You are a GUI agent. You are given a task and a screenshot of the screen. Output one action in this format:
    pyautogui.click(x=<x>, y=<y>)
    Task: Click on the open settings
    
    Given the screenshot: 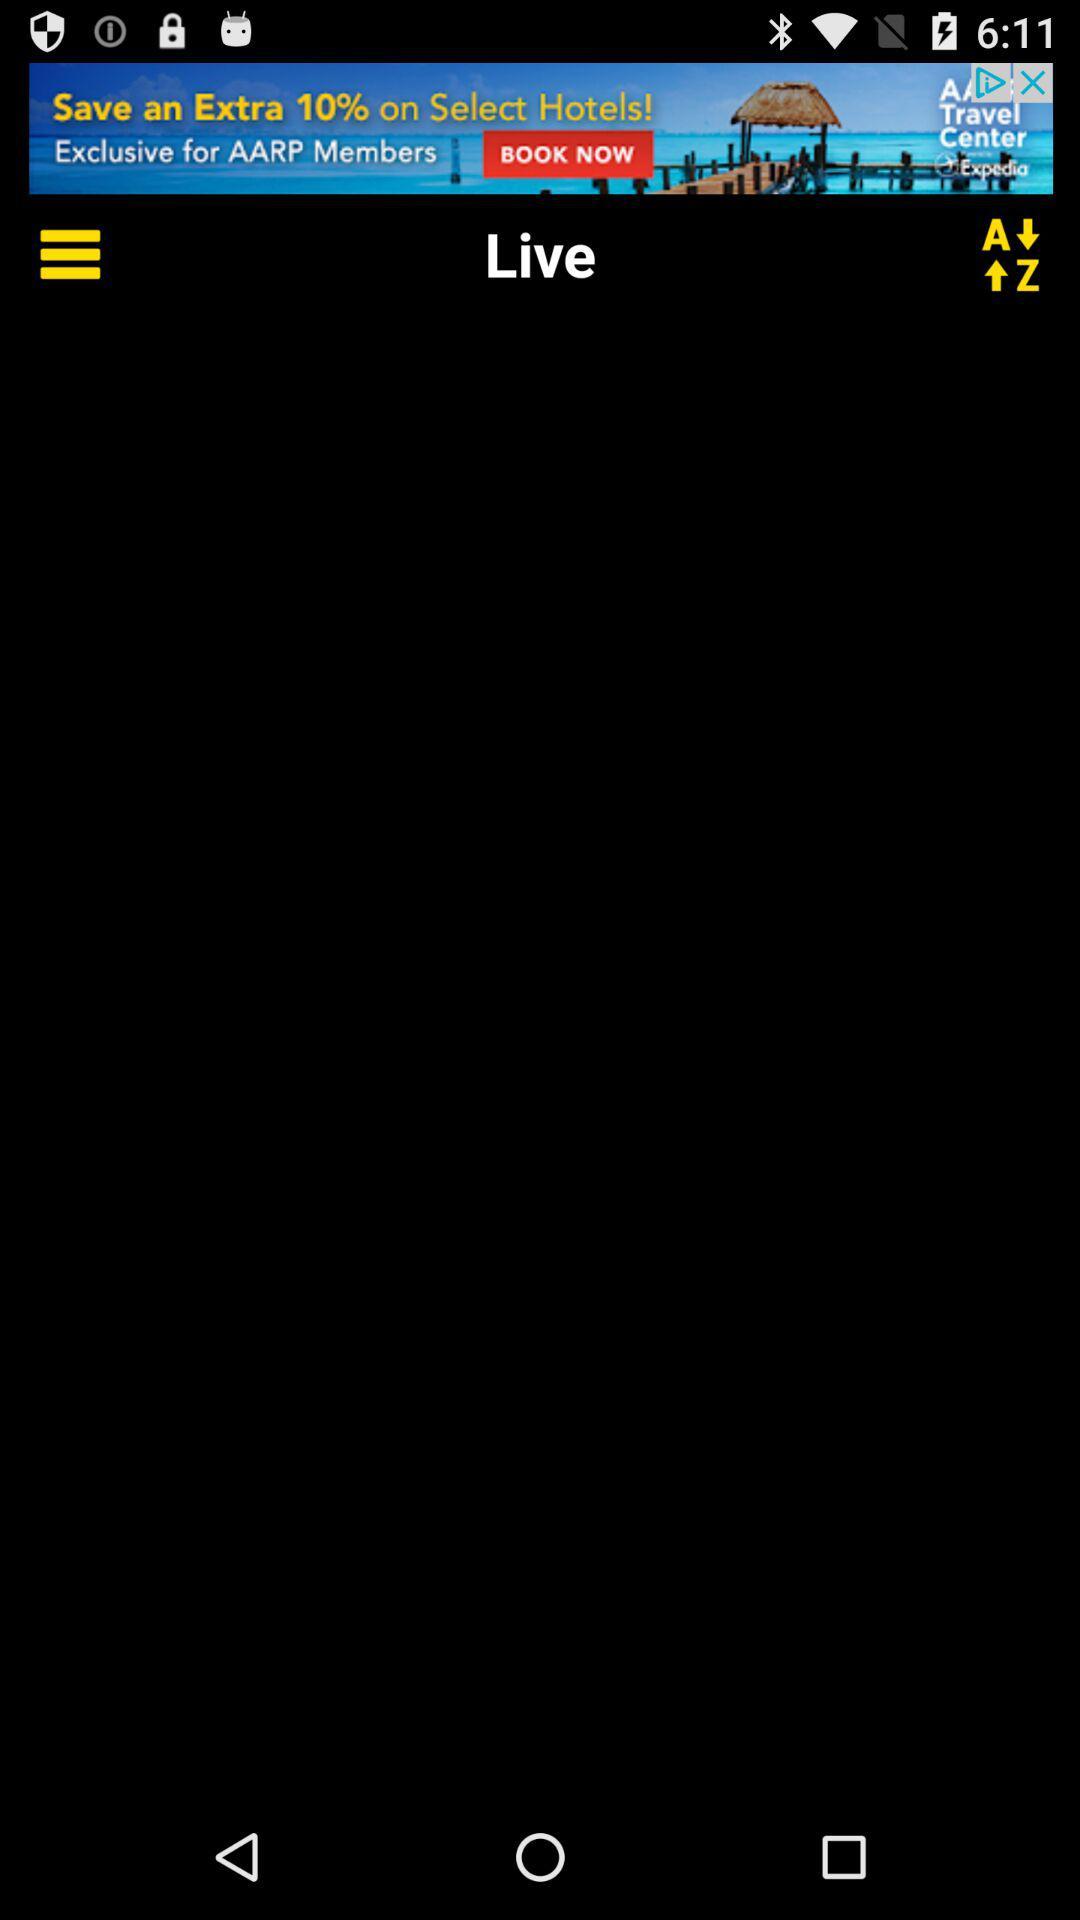 What is the action you would take?
    pyautogui.click(x=55, y=252)
    